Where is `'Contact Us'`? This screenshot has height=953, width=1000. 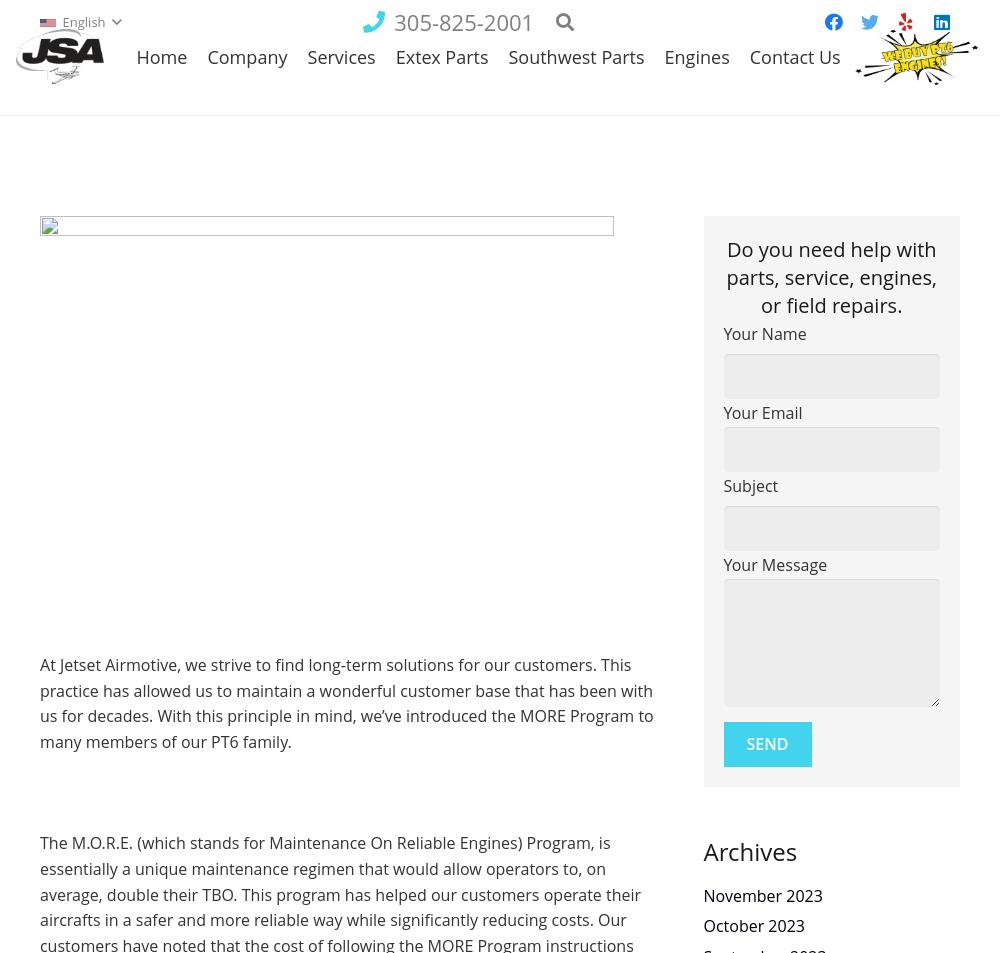 'Contact Us' is located at coordinates (794, 112).